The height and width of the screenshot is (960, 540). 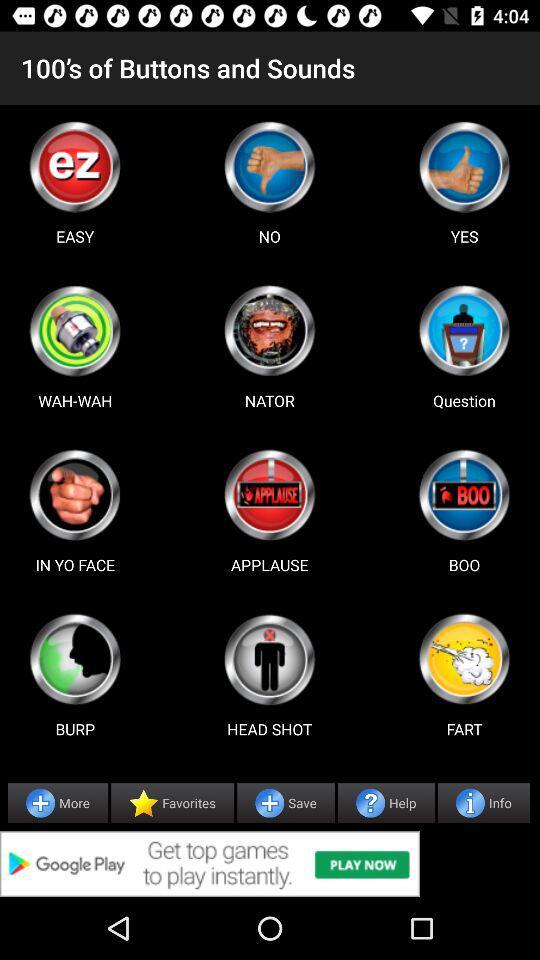 What do you see at coordinates (270, 863) in the screenshot?
I see `advertisement` at bounding box center [270, 863].